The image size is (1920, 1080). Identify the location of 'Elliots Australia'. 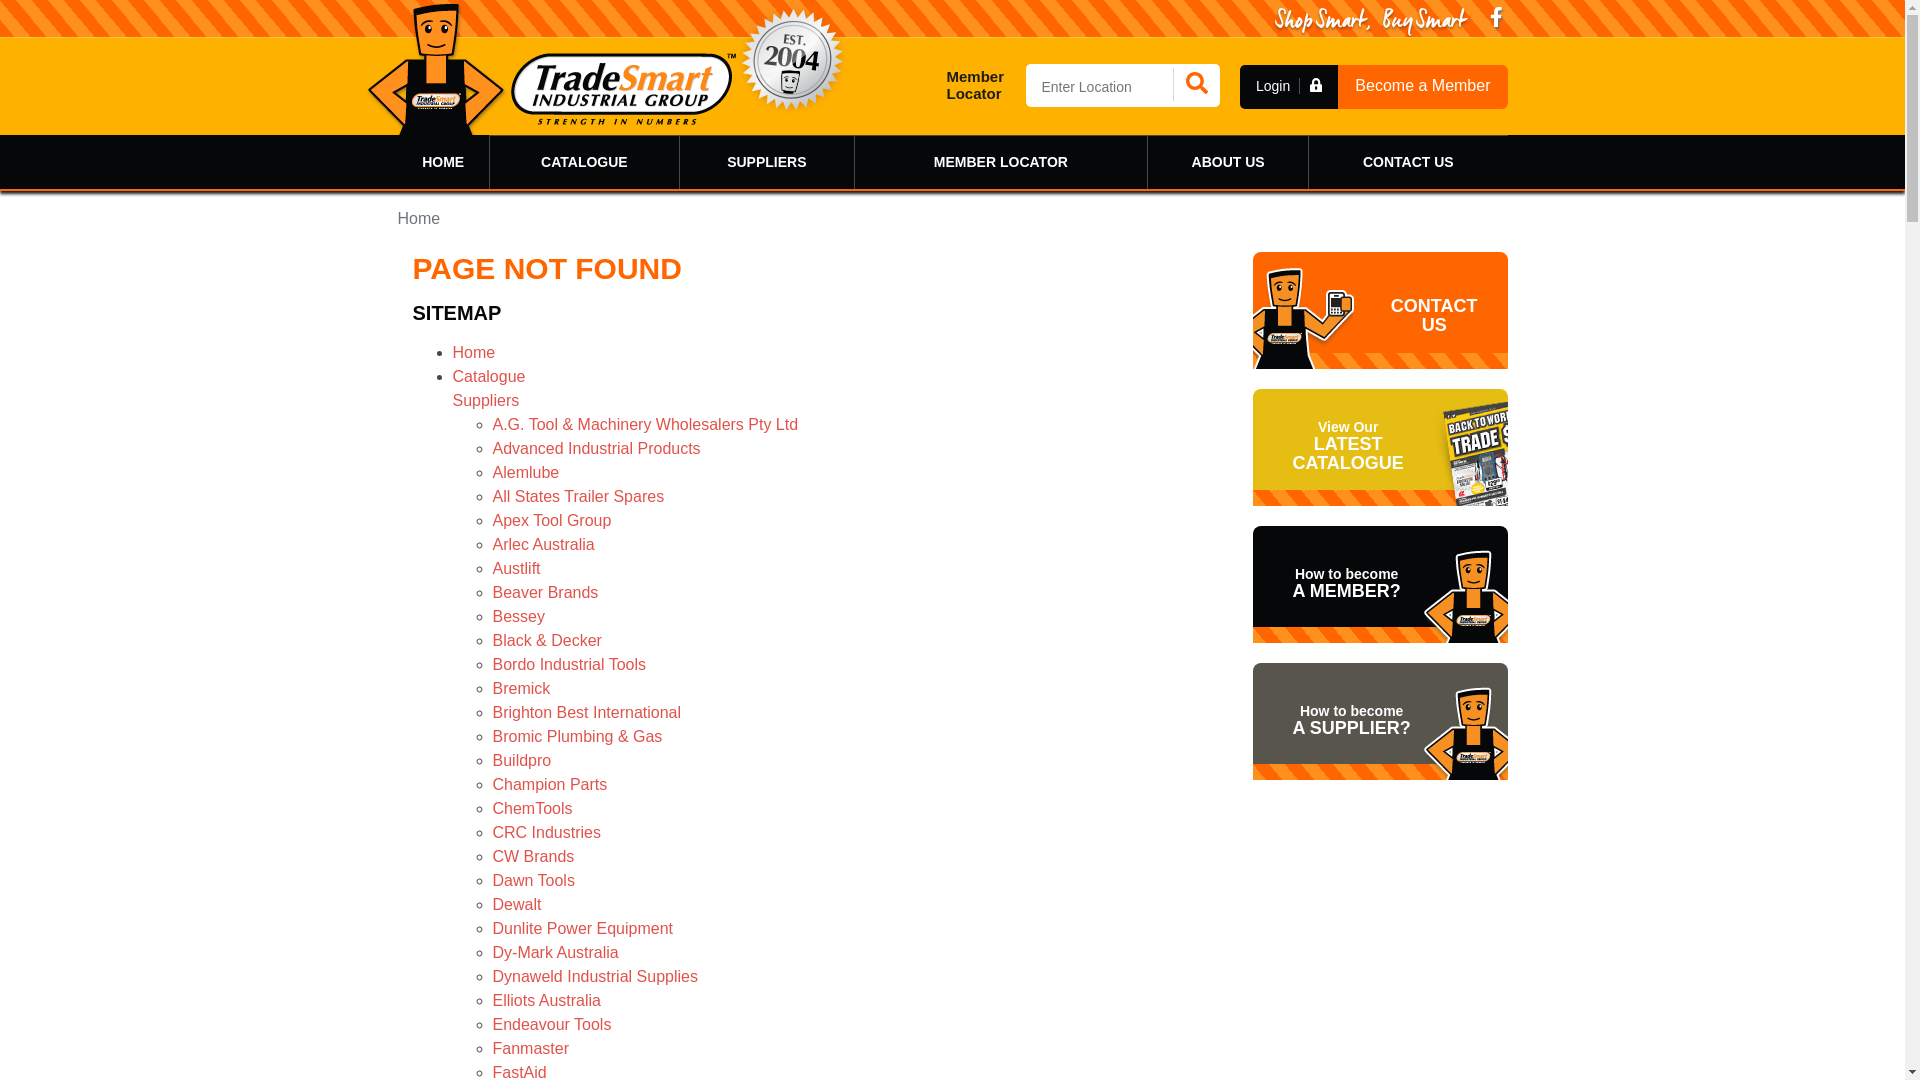
(546, 1000).